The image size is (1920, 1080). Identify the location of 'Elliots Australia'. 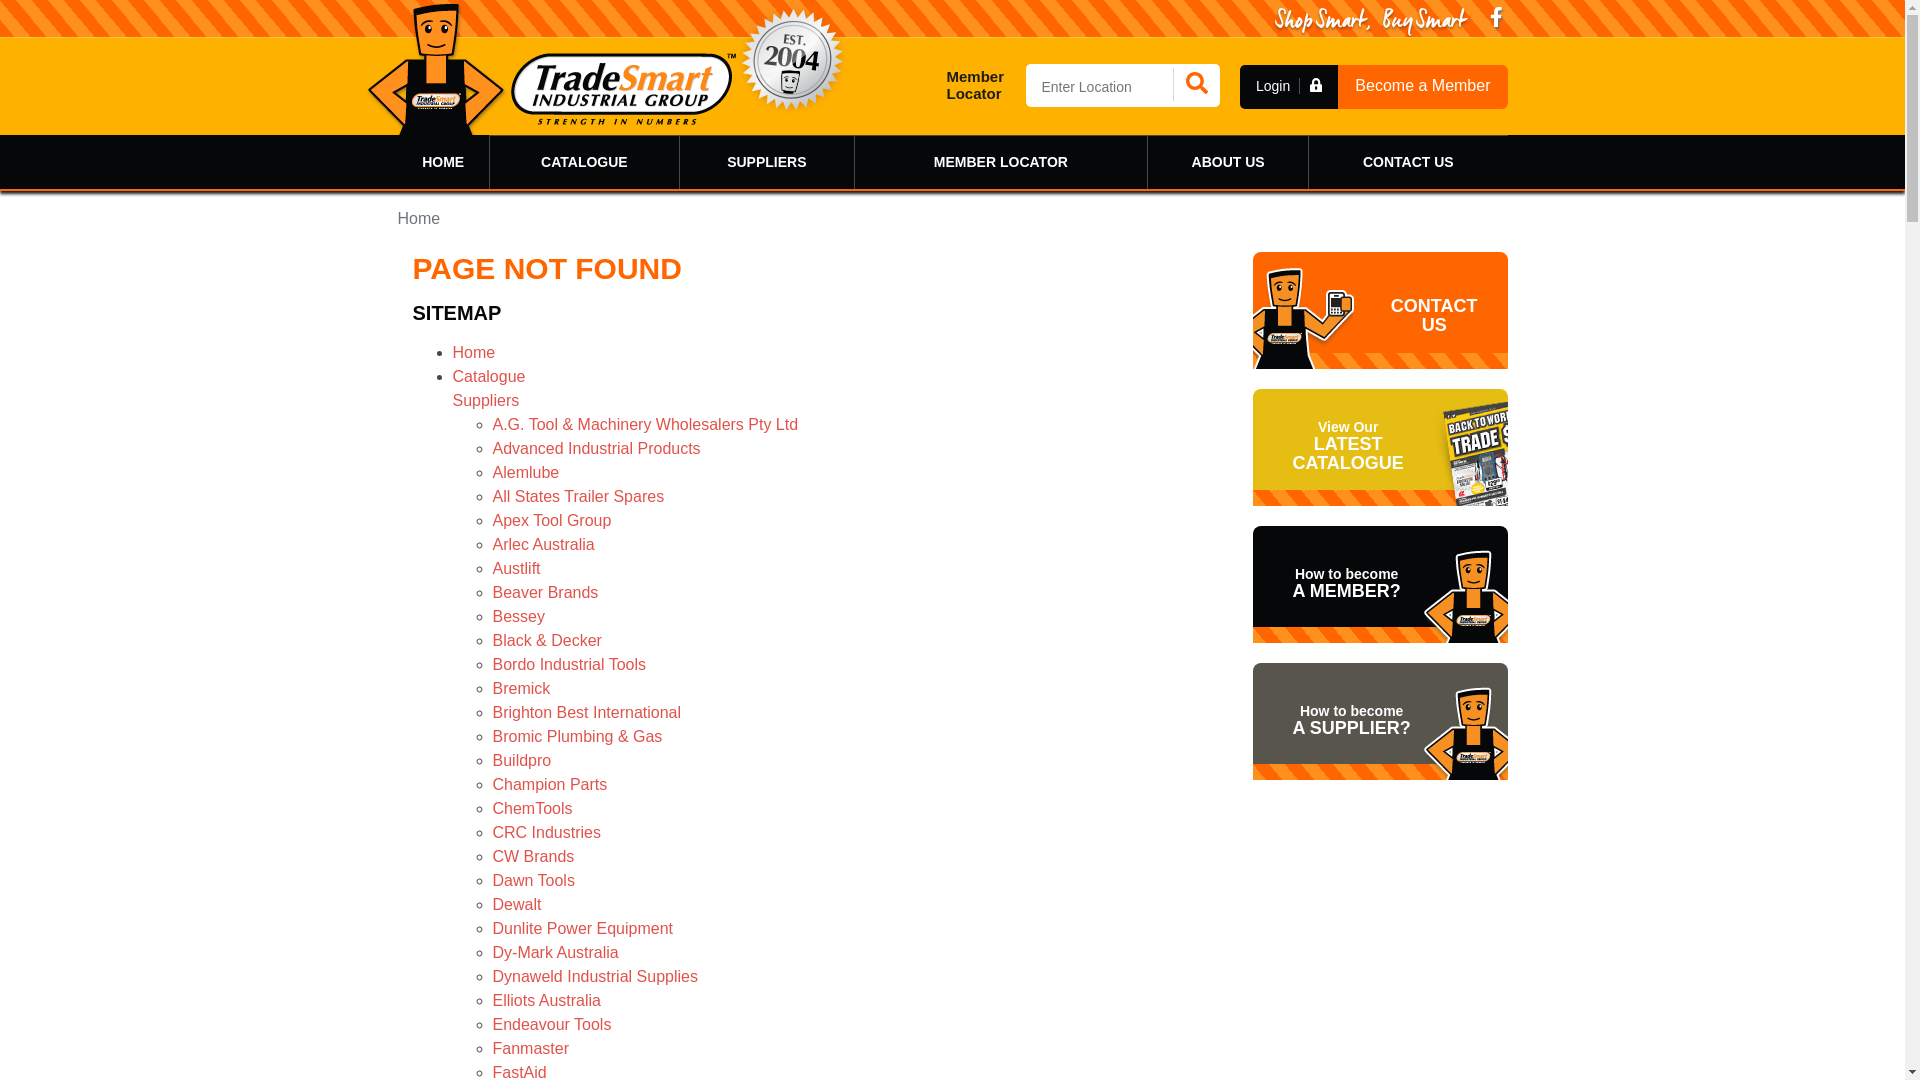
(546, 1000).